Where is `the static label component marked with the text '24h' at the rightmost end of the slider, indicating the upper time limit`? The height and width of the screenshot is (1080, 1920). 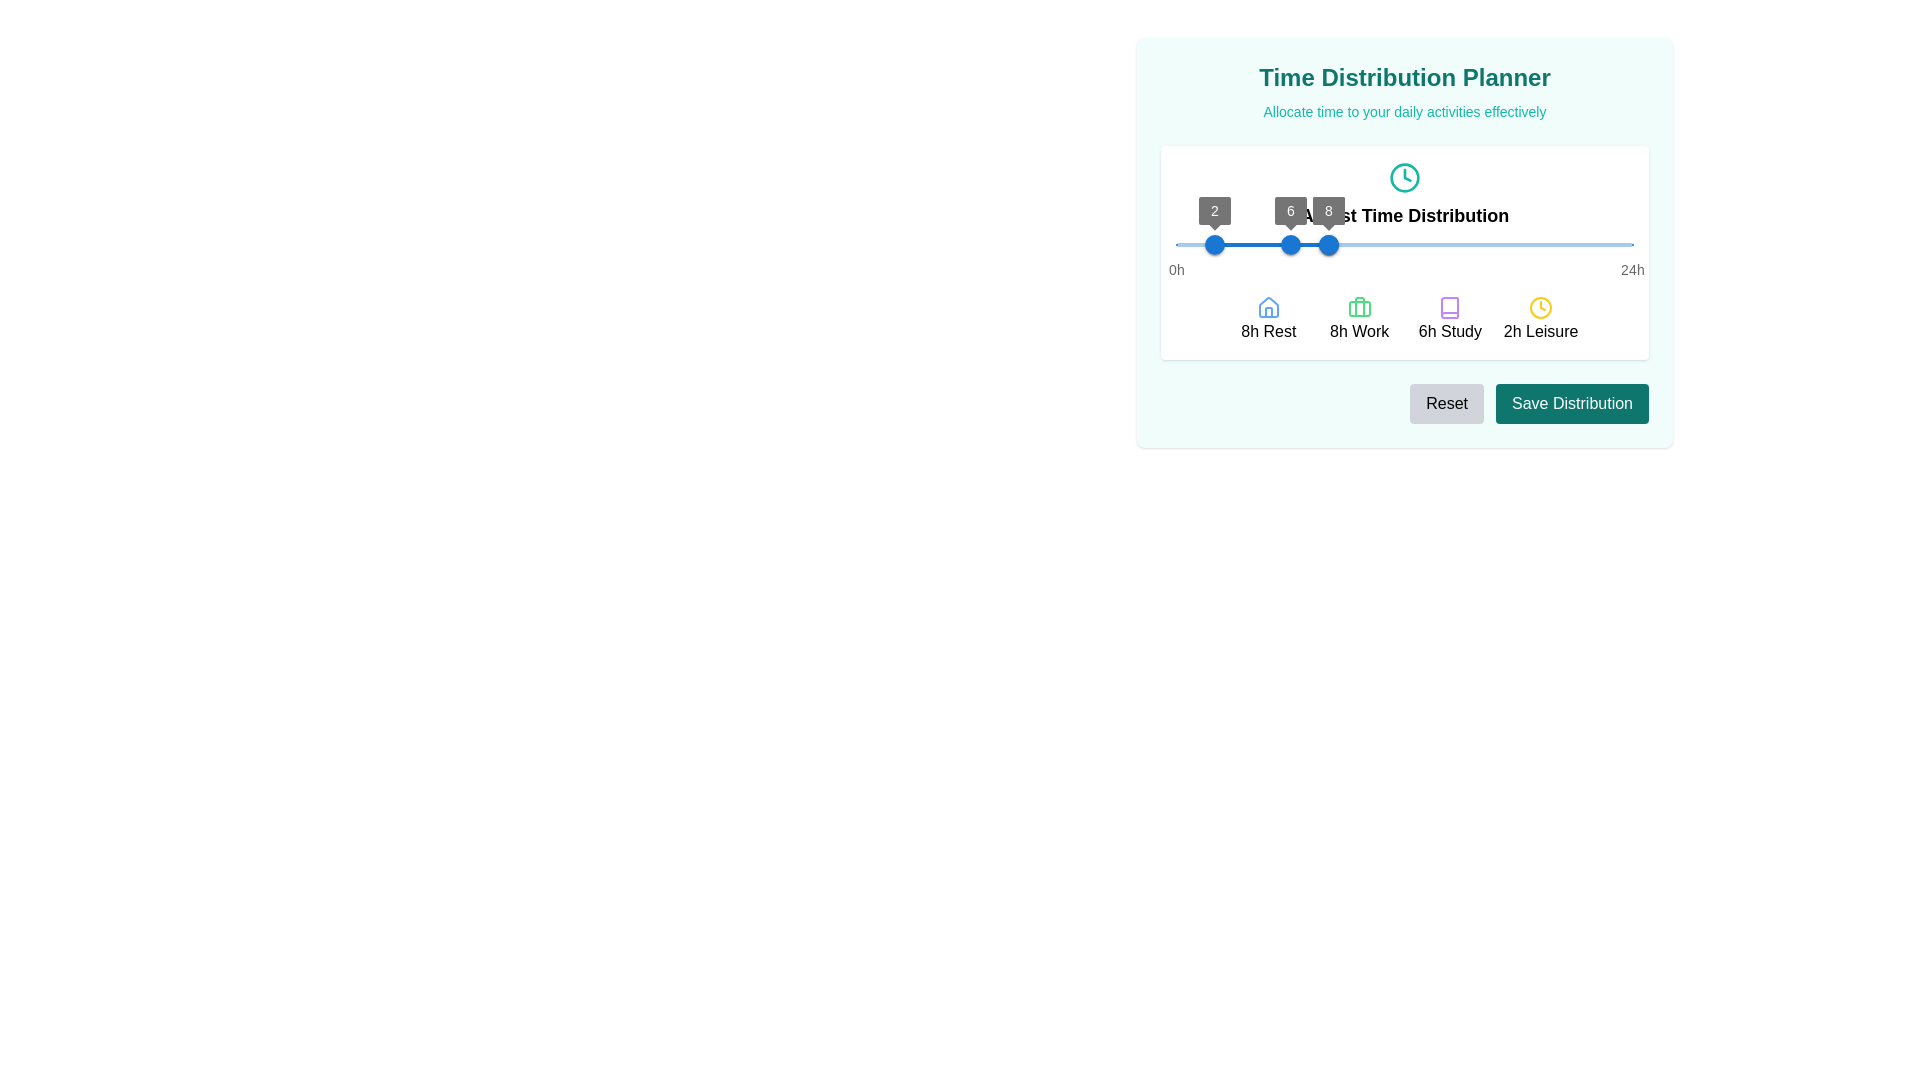
the static label component marked with the text '24h' at the rightmost end of the slider, indicating the upper time limit is located at coordinates (1632, 270).